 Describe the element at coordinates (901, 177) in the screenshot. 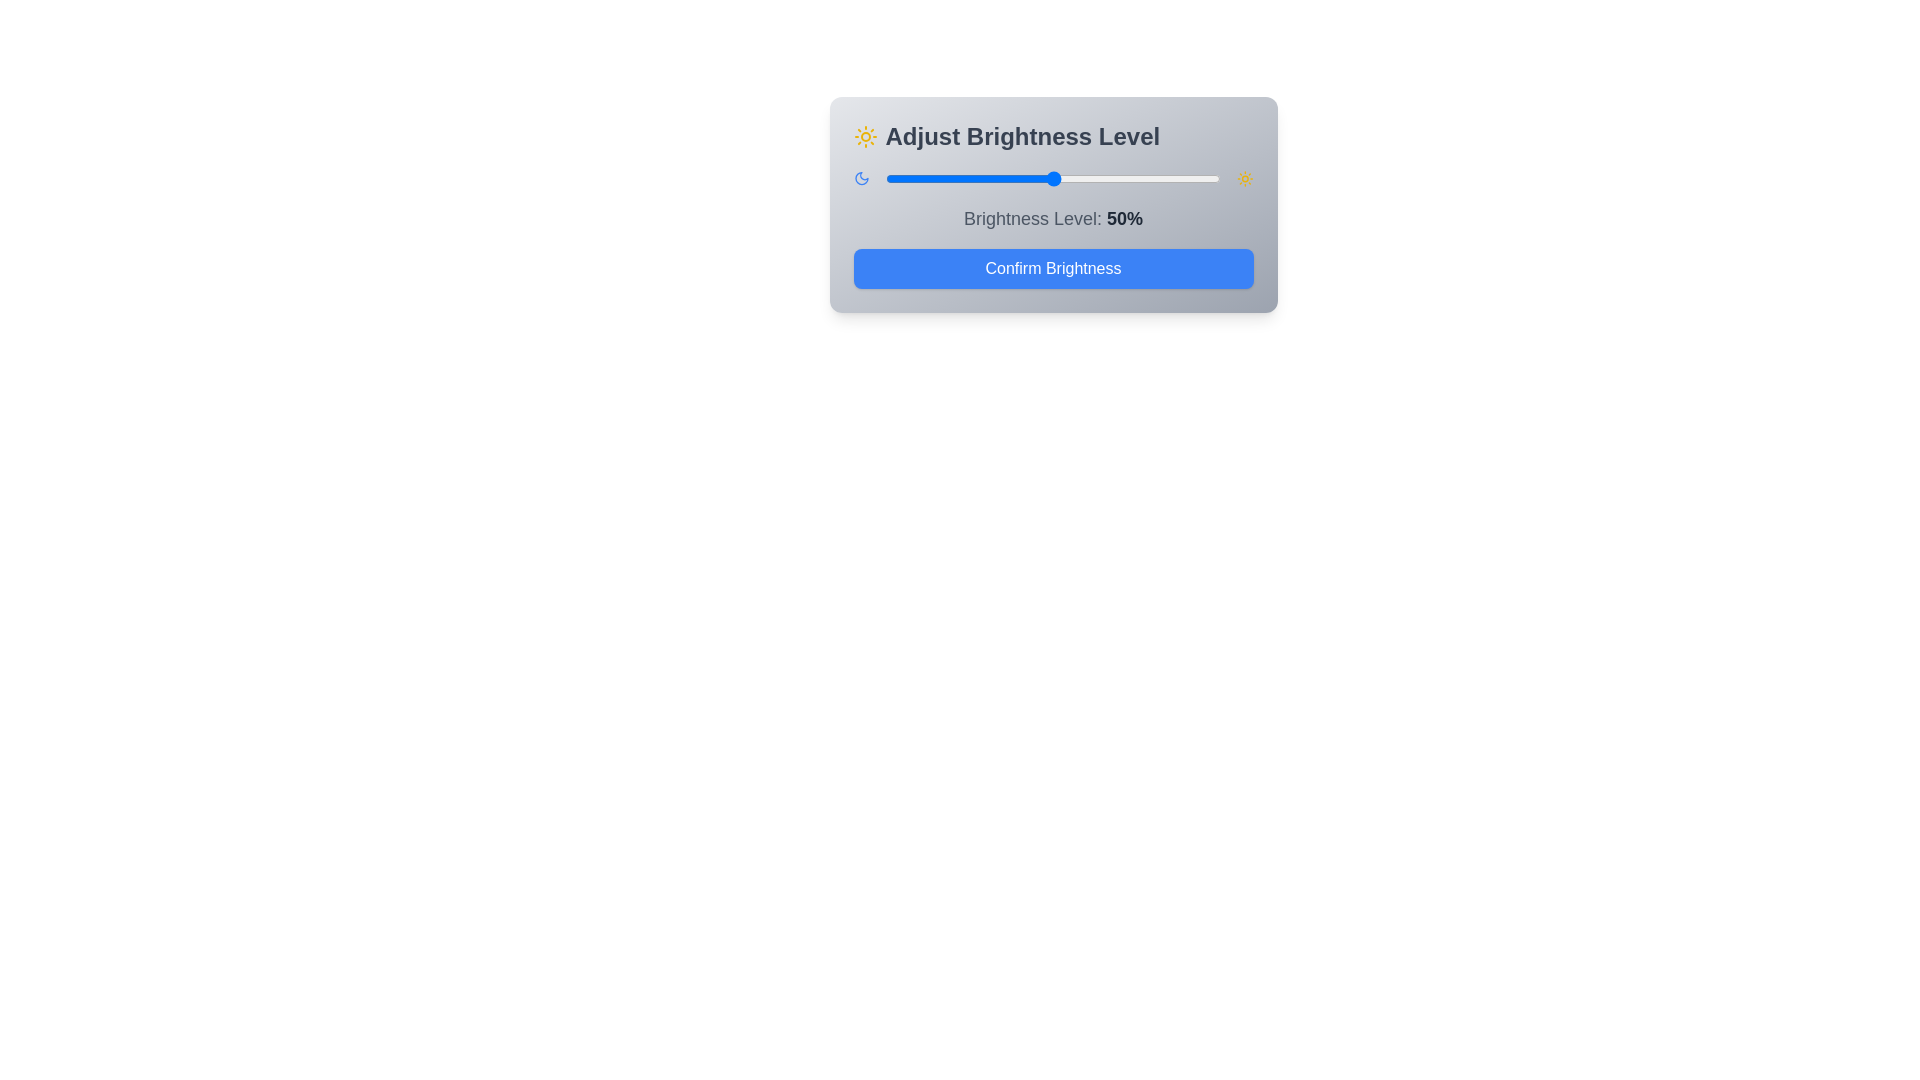

I see `the brightness slider to 5% to explore its visual effect` at that location.